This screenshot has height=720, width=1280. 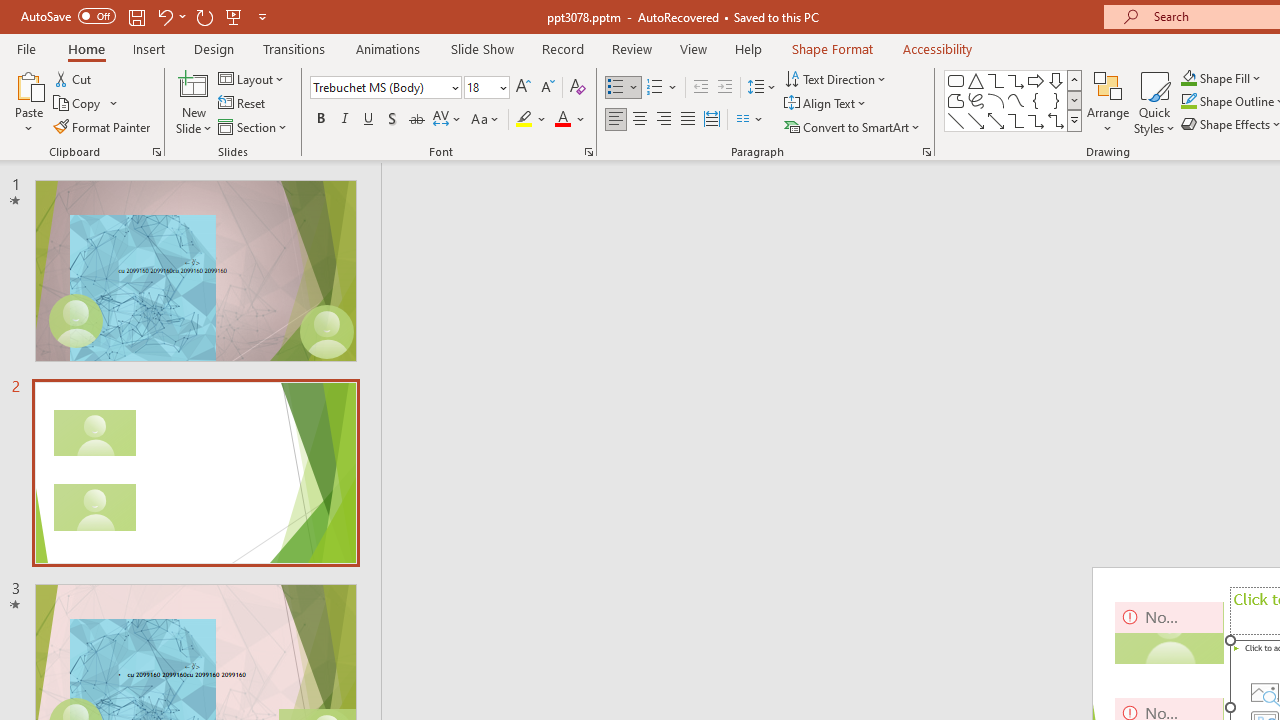 I want to click on 'Connector: Elbow Double-Arrow', so click(x=1055, y=120).